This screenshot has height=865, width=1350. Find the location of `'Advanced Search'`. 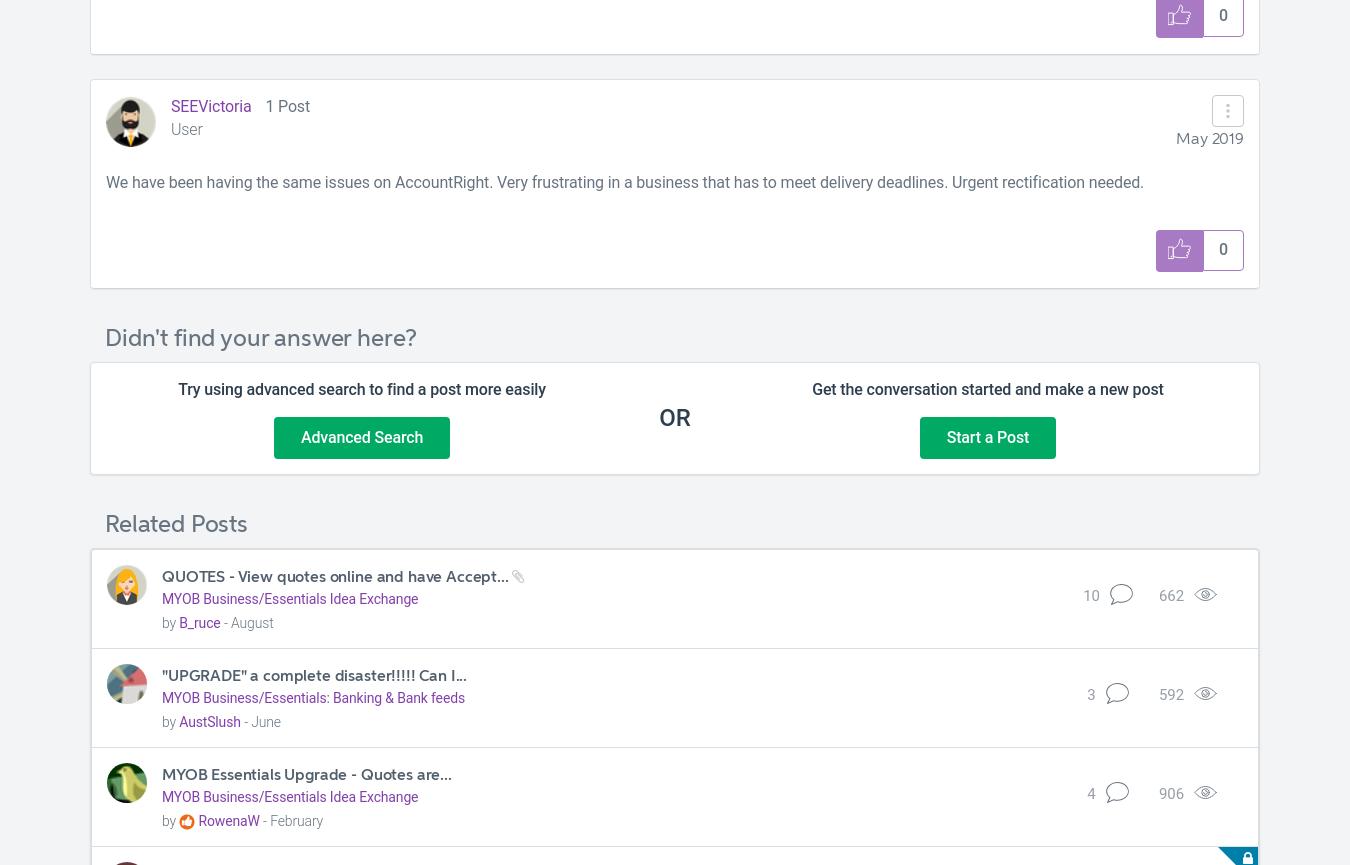

'Advanced Search' is located at coordinates (298, 435).